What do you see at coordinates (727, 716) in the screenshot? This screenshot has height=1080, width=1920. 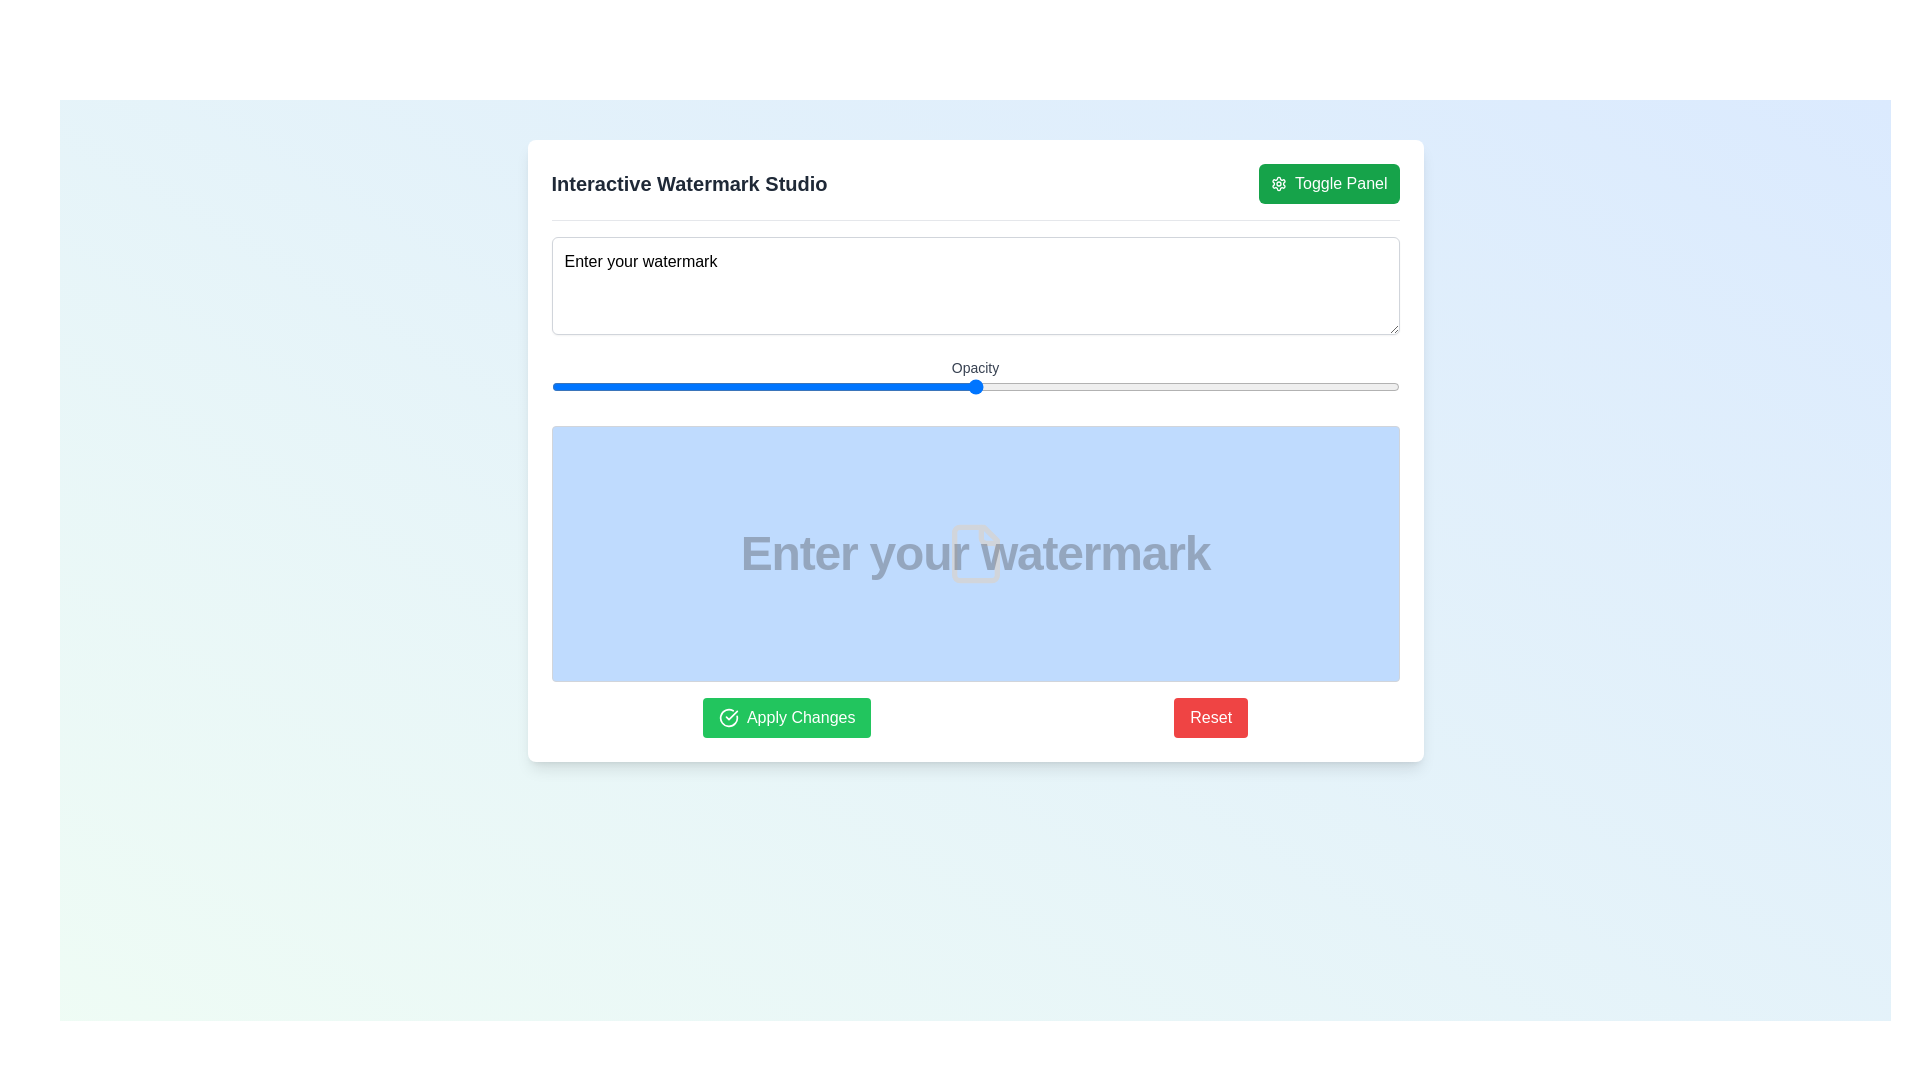 I see `the check mark icon within the green 'Apply Changes' button, which indicates a completion state` at bounding box center [727, 716].